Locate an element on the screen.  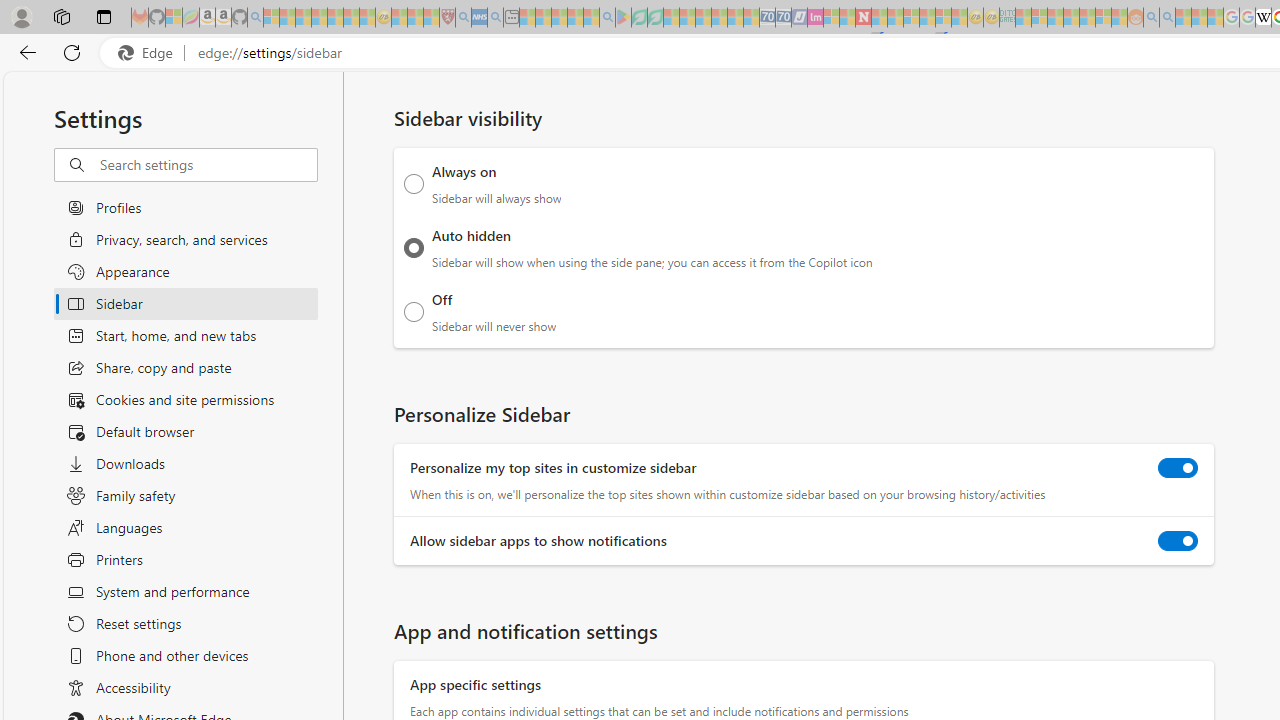
'Always on Sidebar will always show' is located at coordinates (413, 183).